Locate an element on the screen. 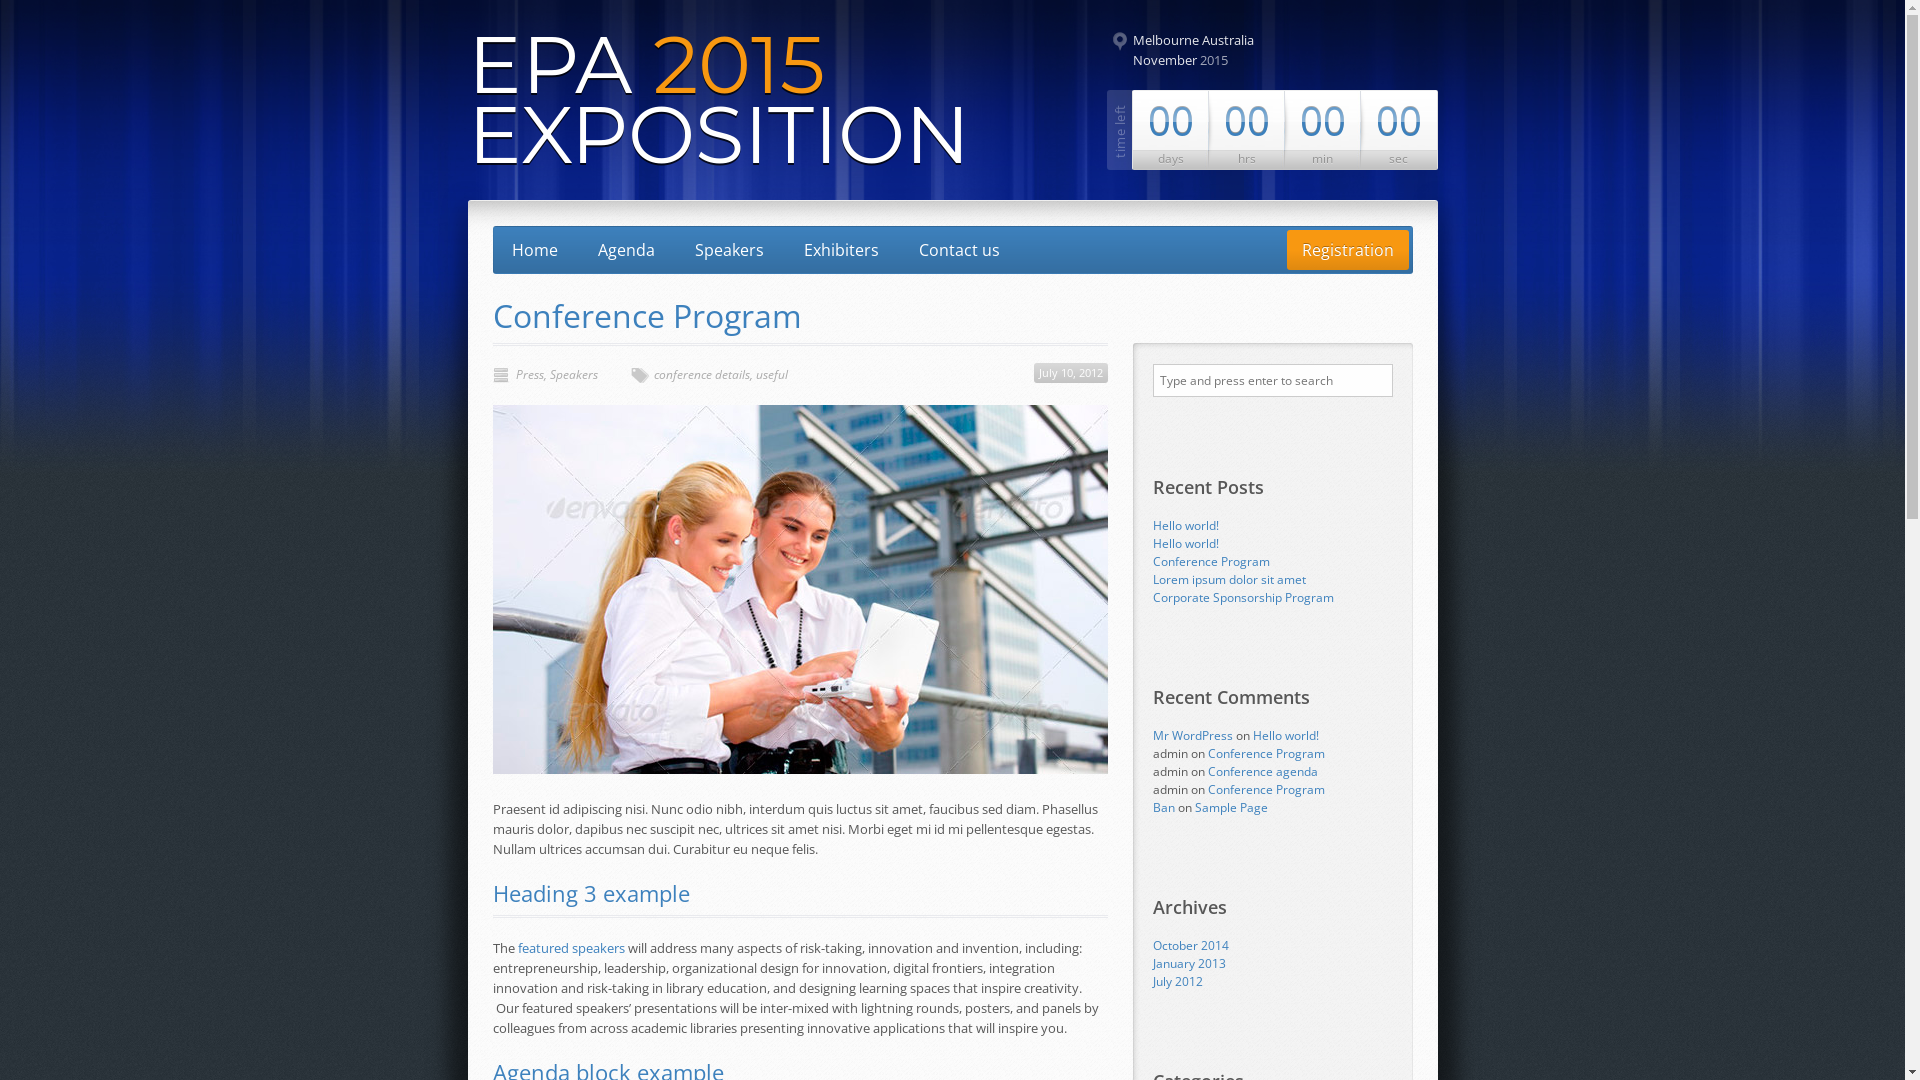 This screenshot has width=1920, height=1080. 'Sample Page' is located at coordinates (1194, 806).